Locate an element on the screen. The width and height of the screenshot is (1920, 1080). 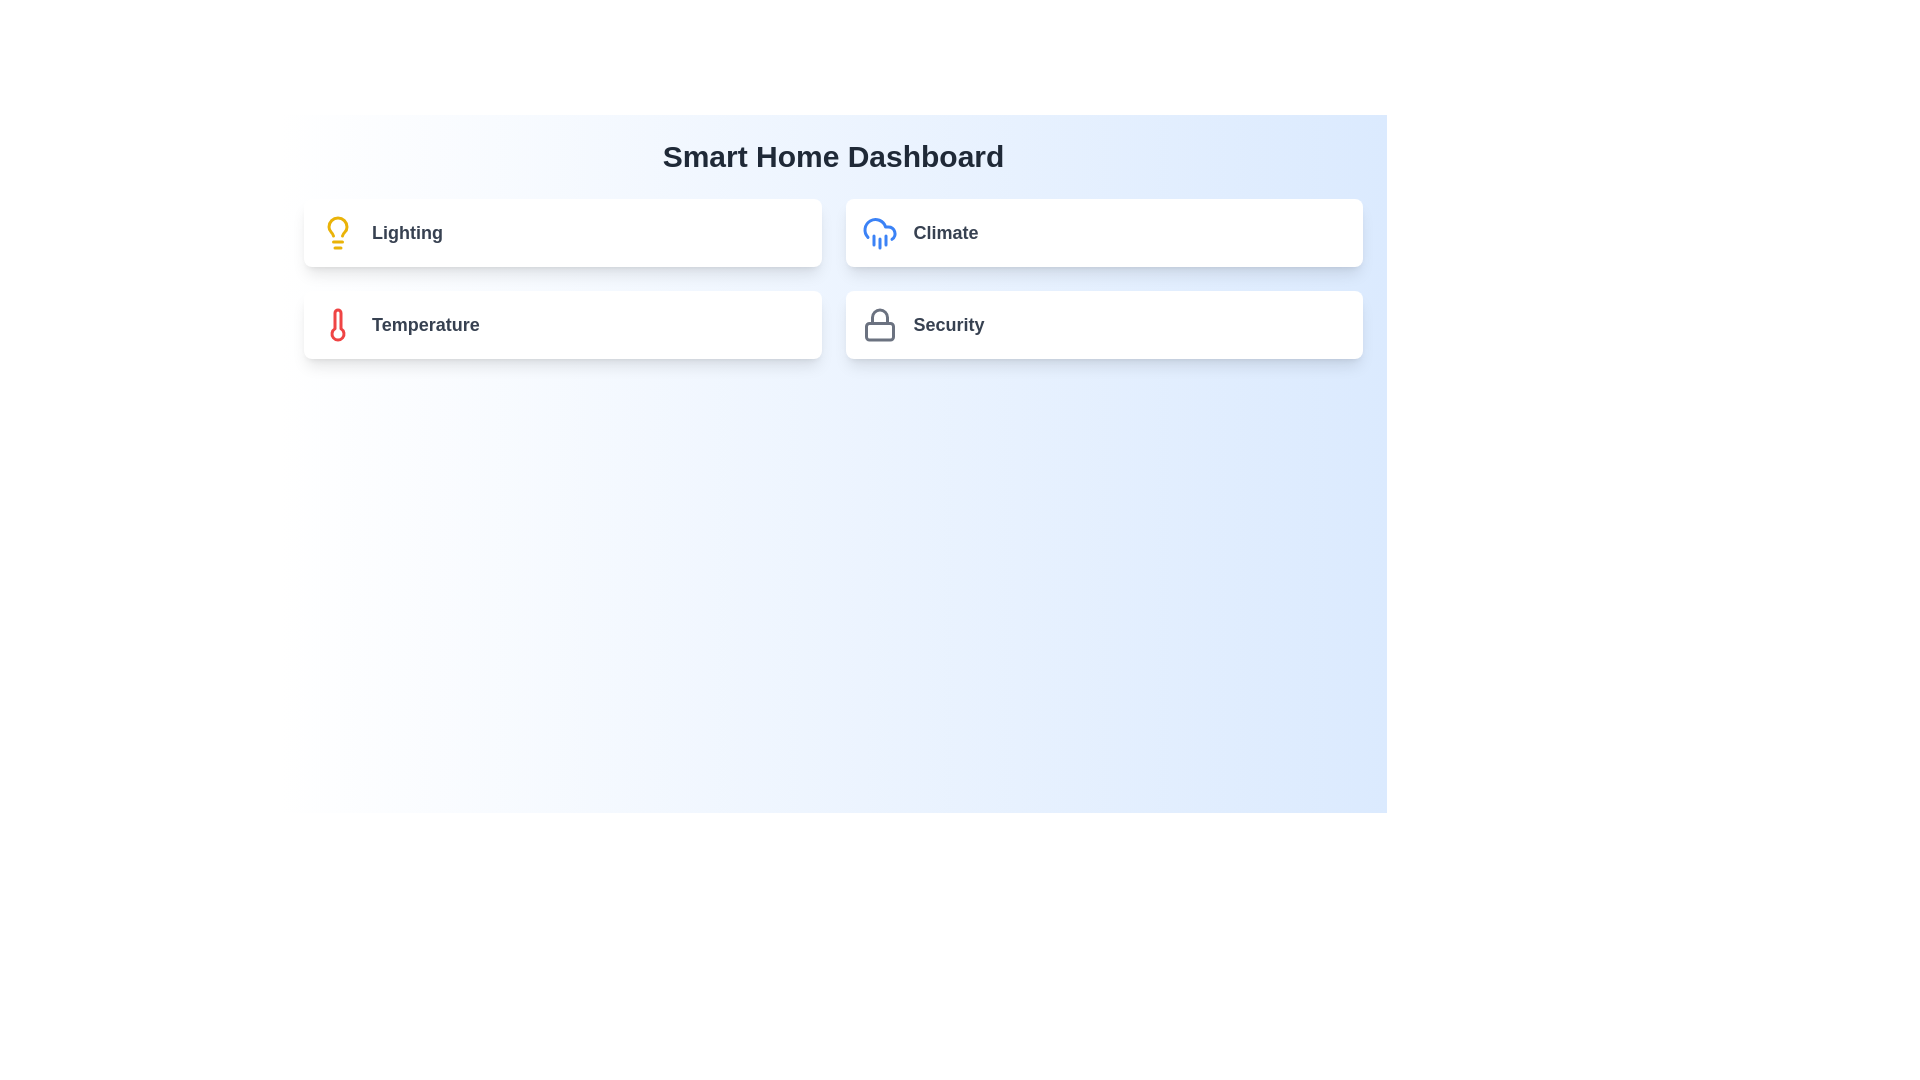
the upper part of the lightbulb icon, which is styled in yellow and located adjacent to the text 'Lighting' is located at coordinates (337, 226).